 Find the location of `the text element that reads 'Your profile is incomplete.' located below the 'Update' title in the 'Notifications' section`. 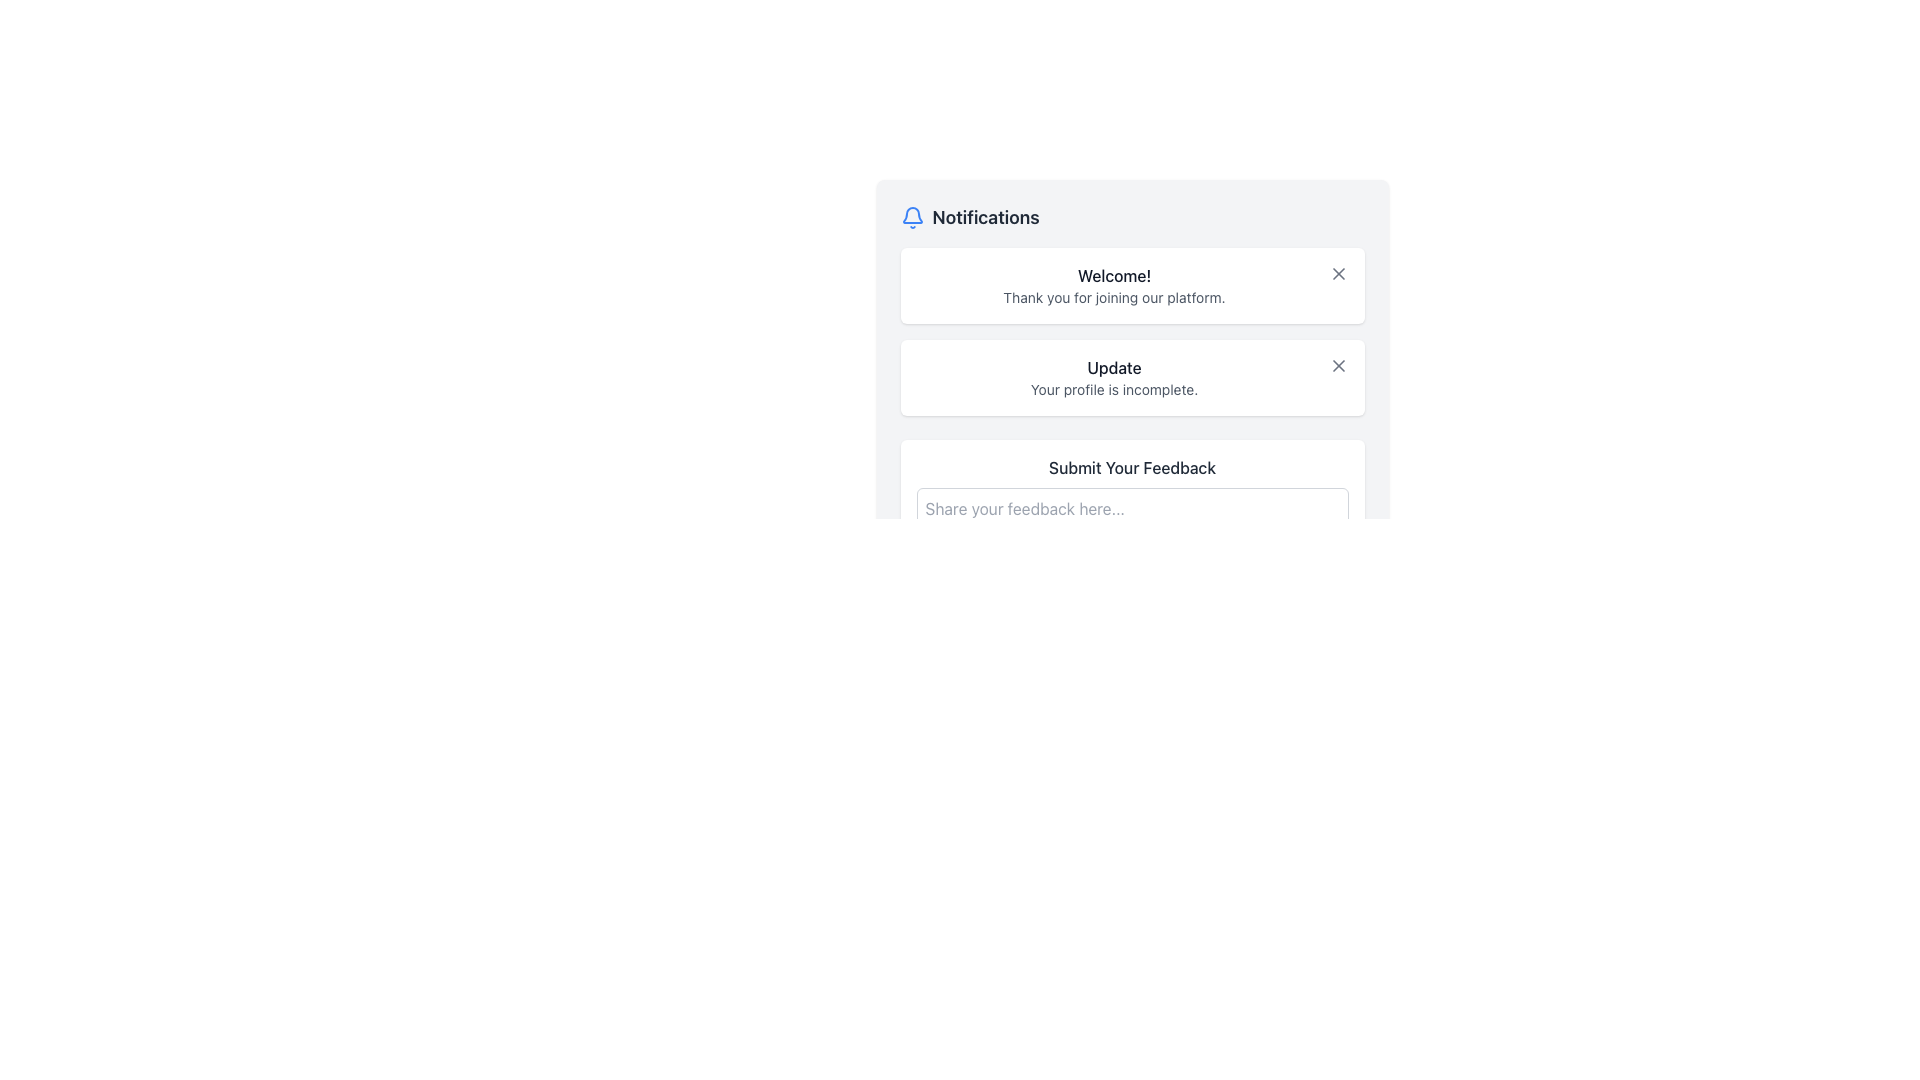

the text element that reads 'Your profile is incomplete.' located below the 'Update' title in the 'Notifications' section is located at coordinates (1113, 389).